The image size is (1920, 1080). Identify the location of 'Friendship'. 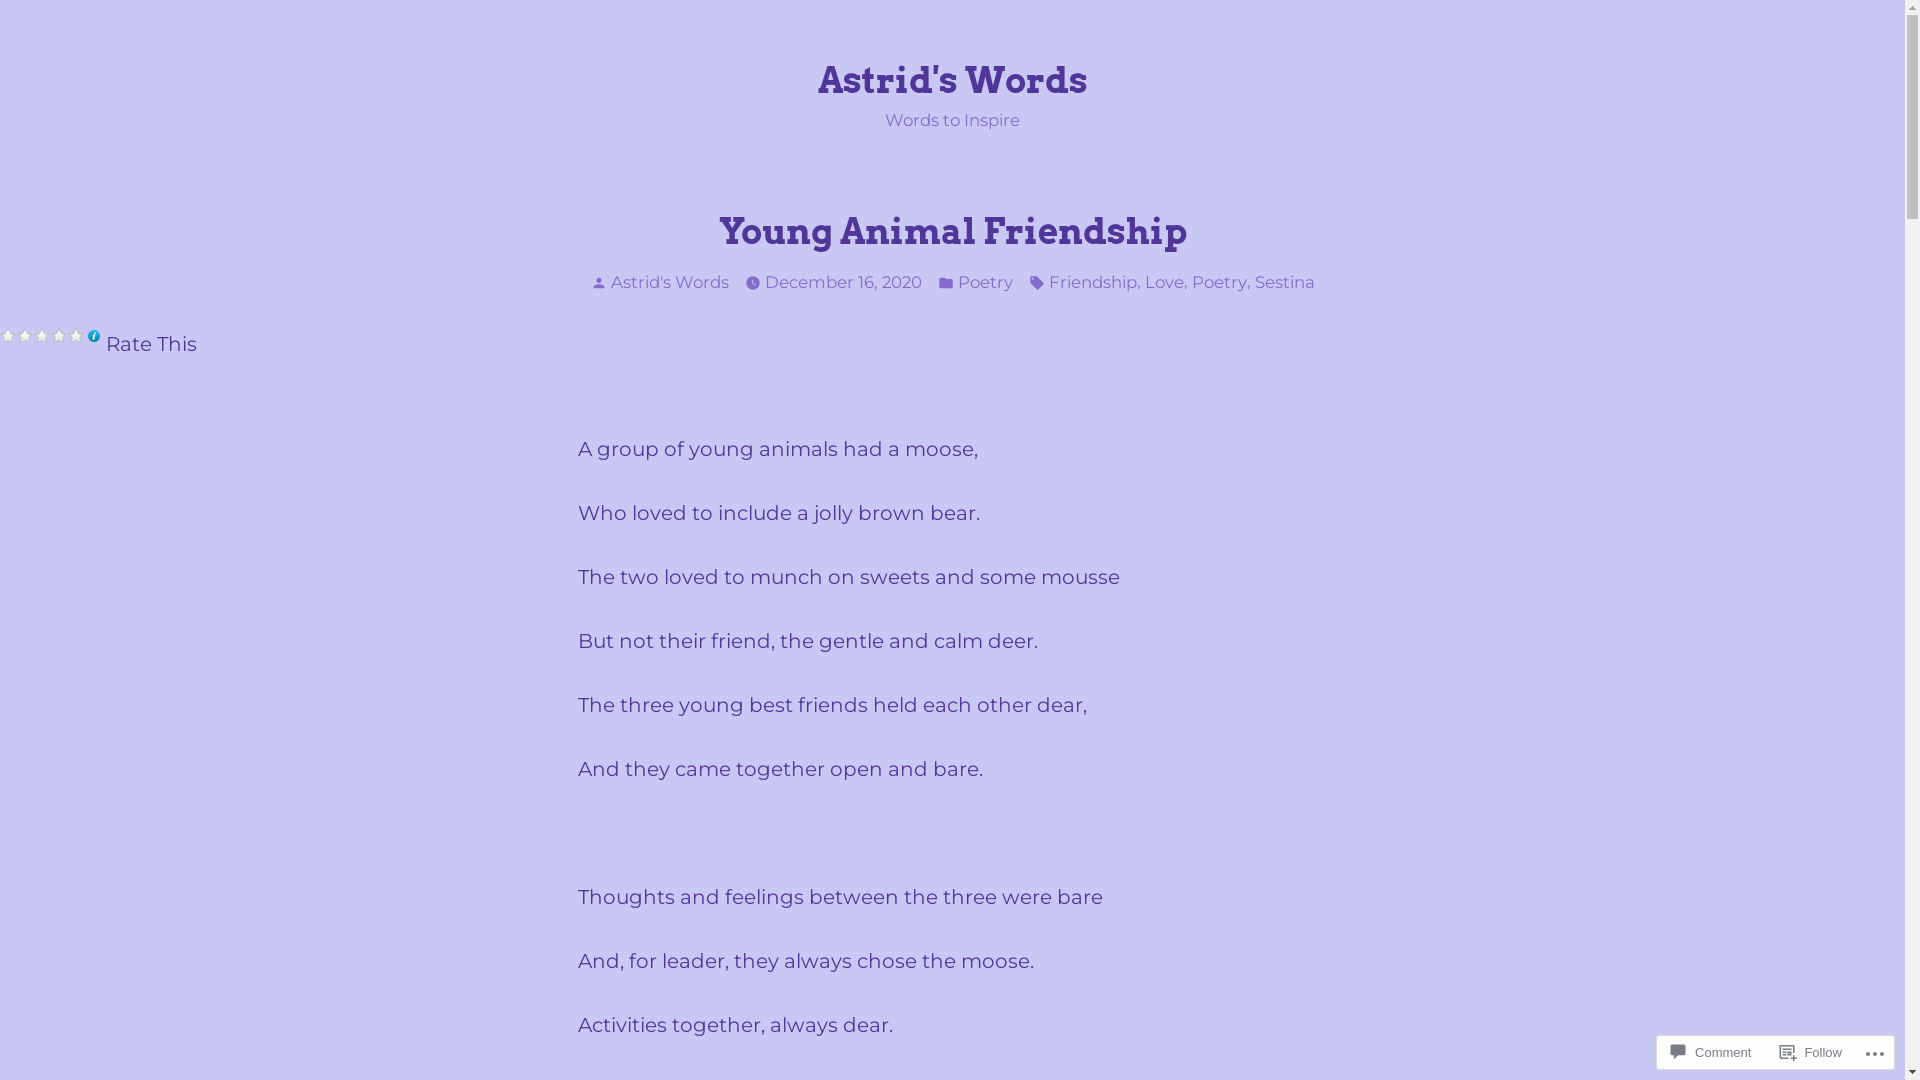
(1046, 282).